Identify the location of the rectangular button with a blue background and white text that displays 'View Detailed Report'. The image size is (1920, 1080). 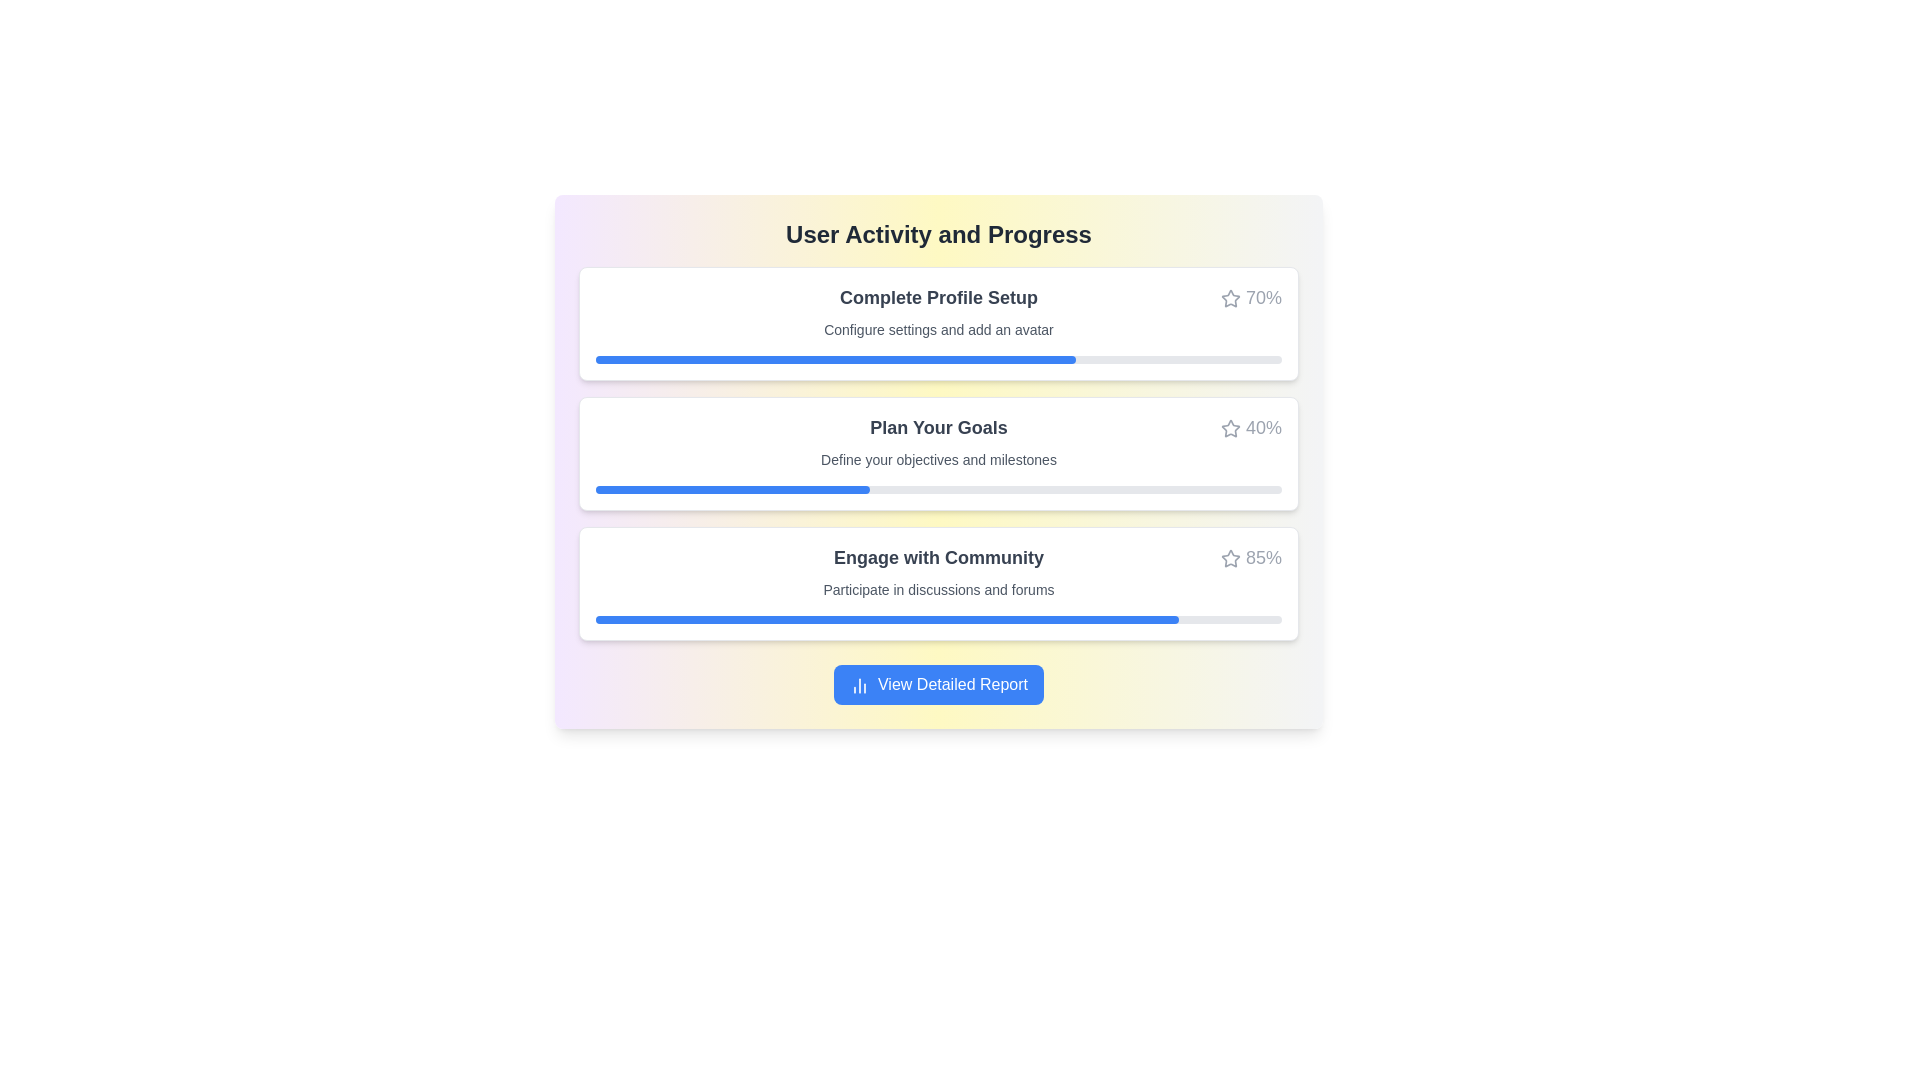
(938, 684).